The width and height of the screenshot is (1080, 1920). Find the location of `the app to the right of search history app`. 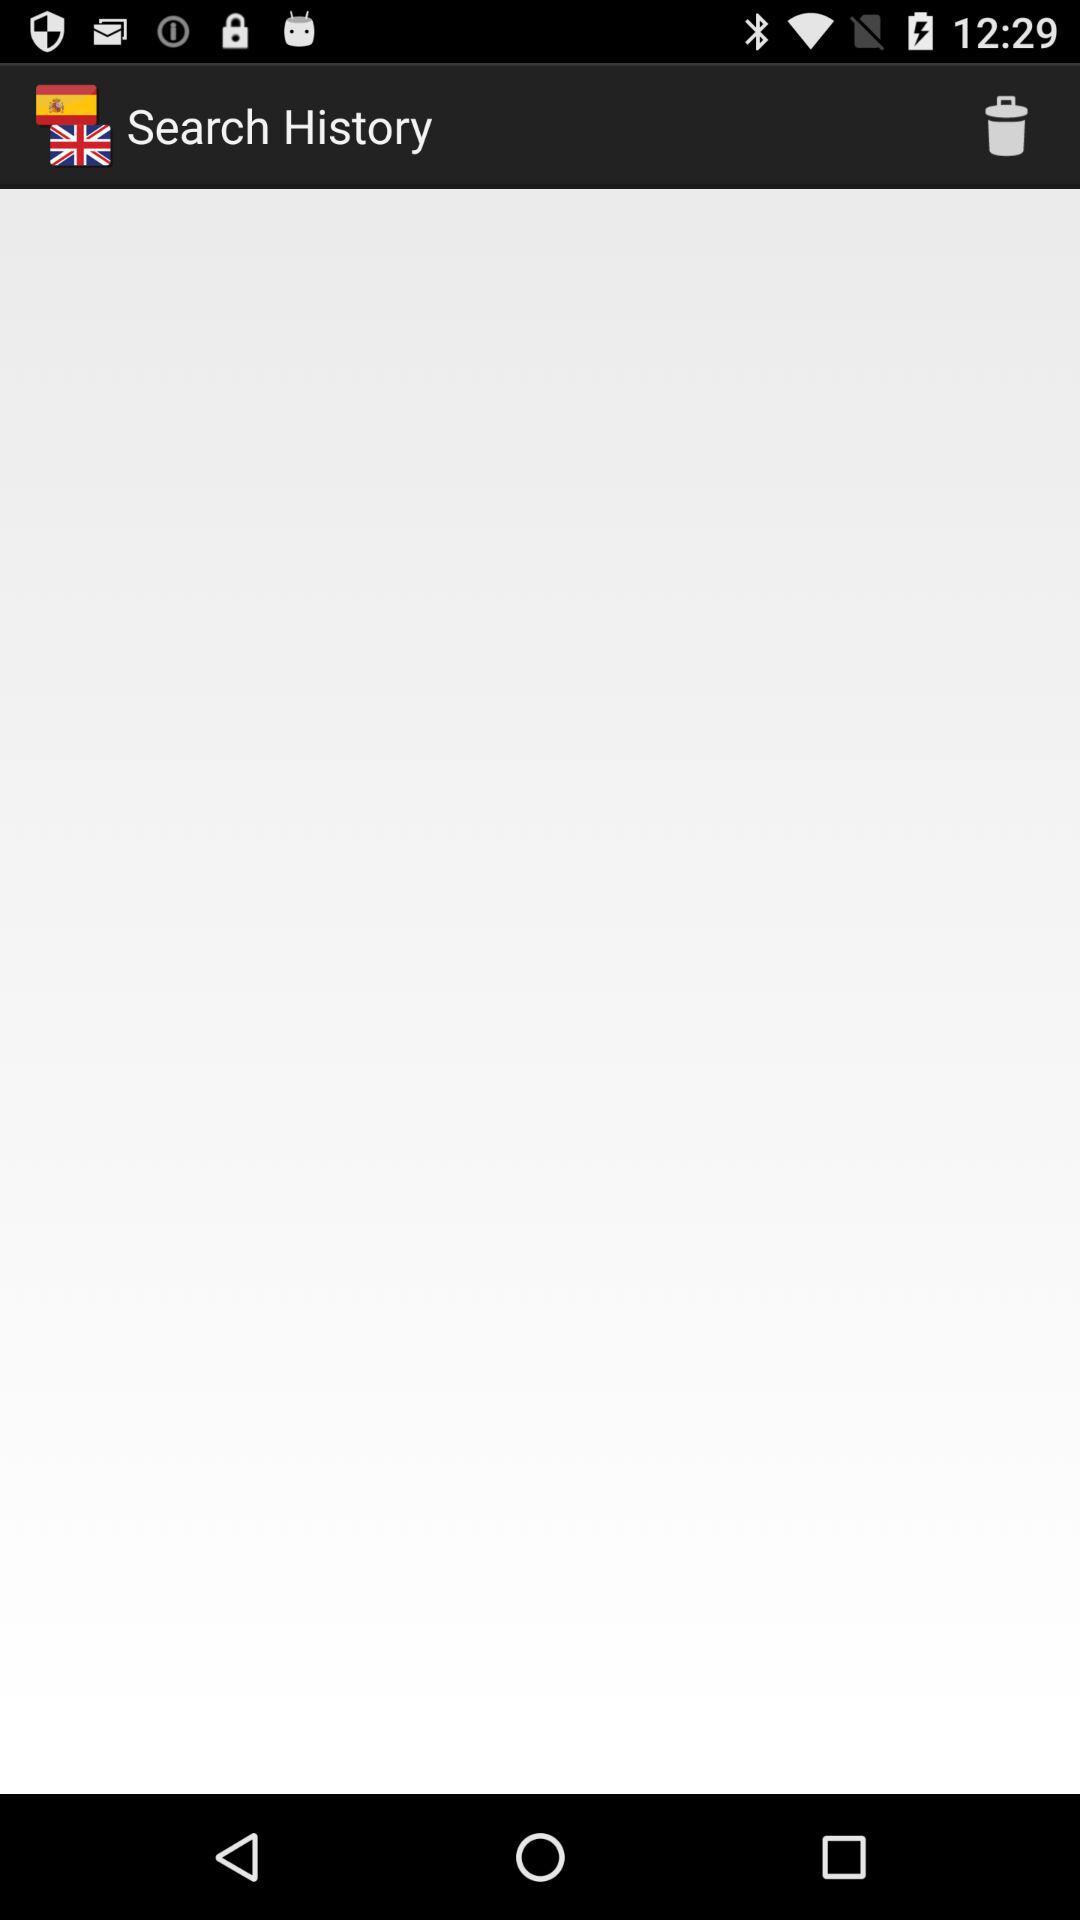

the app to the right of search history app is located at coordinates (1006, 124).